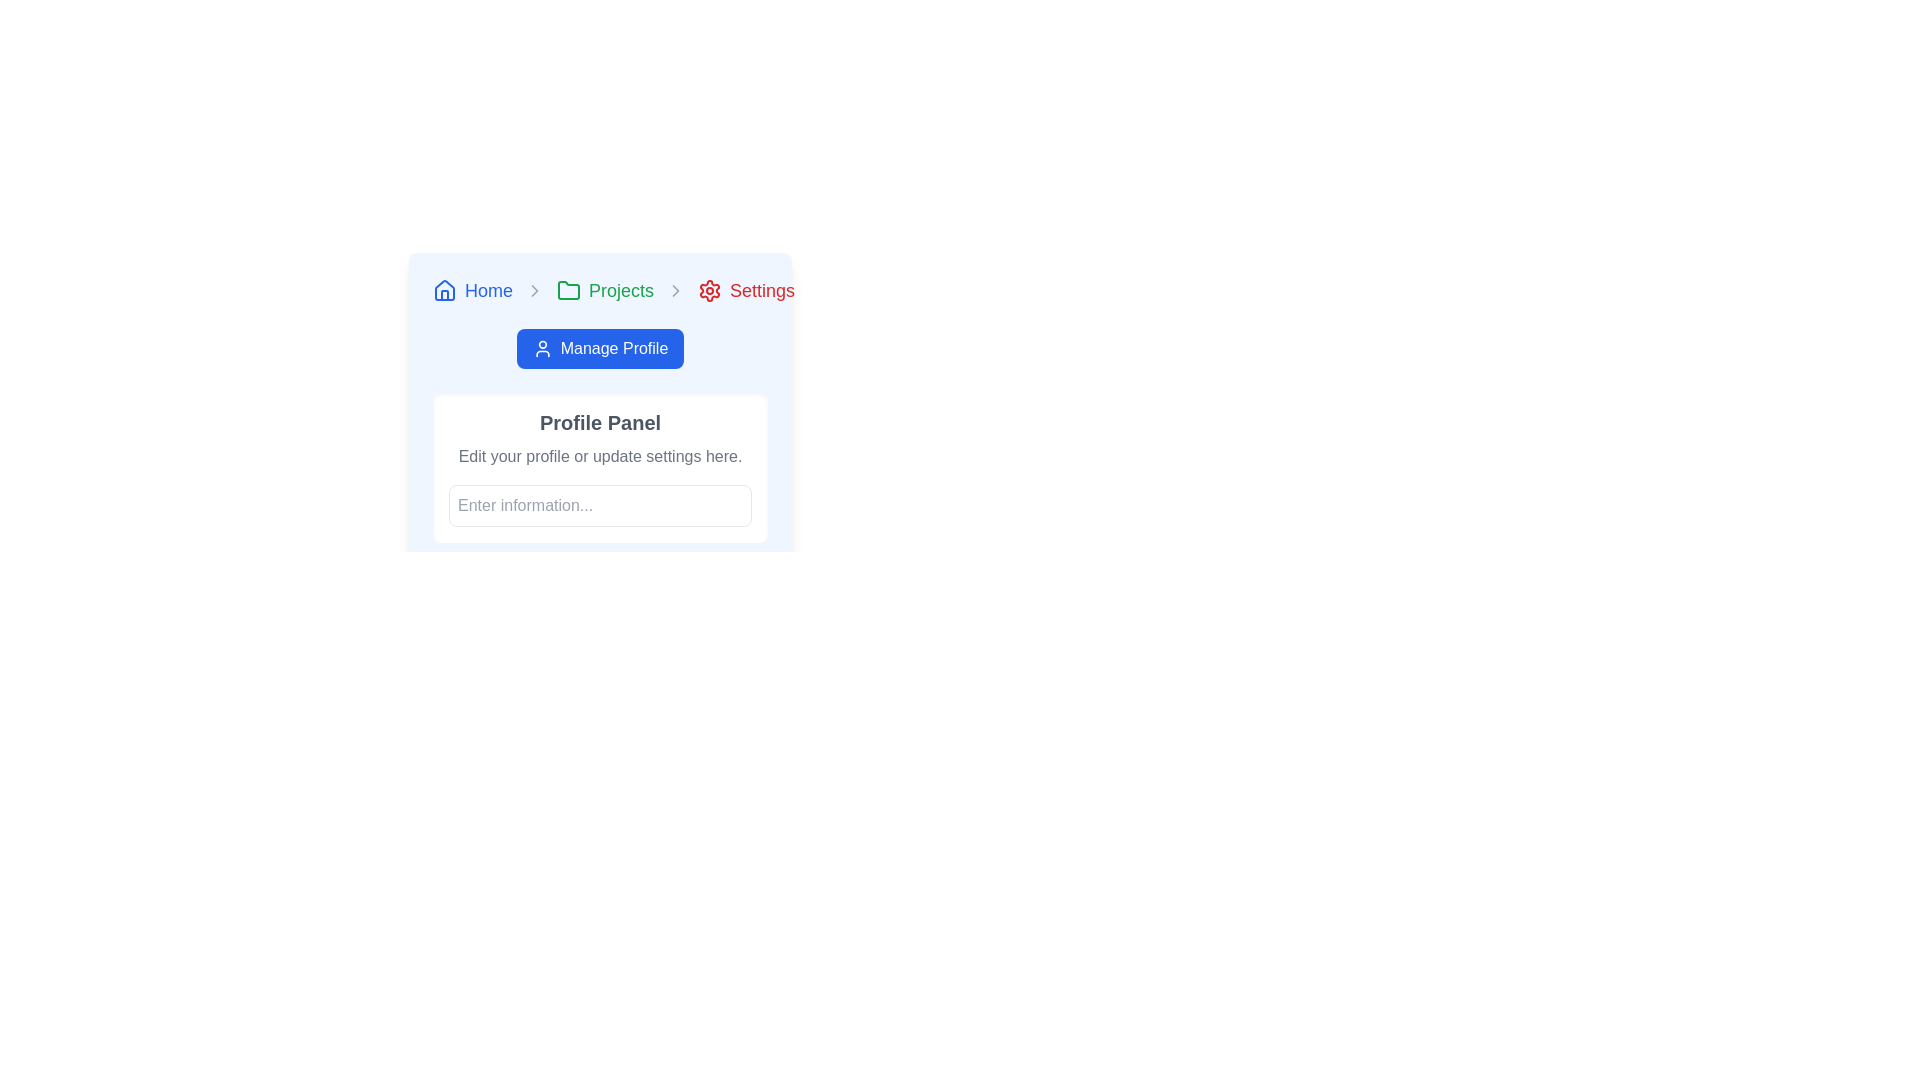 This screenshot has height=1080, width=1920. What do you see at coordinates (599, 290) in the screenshot?
I see `the Navigation bar located at the top of the interface` at bounding box center [599, 290].